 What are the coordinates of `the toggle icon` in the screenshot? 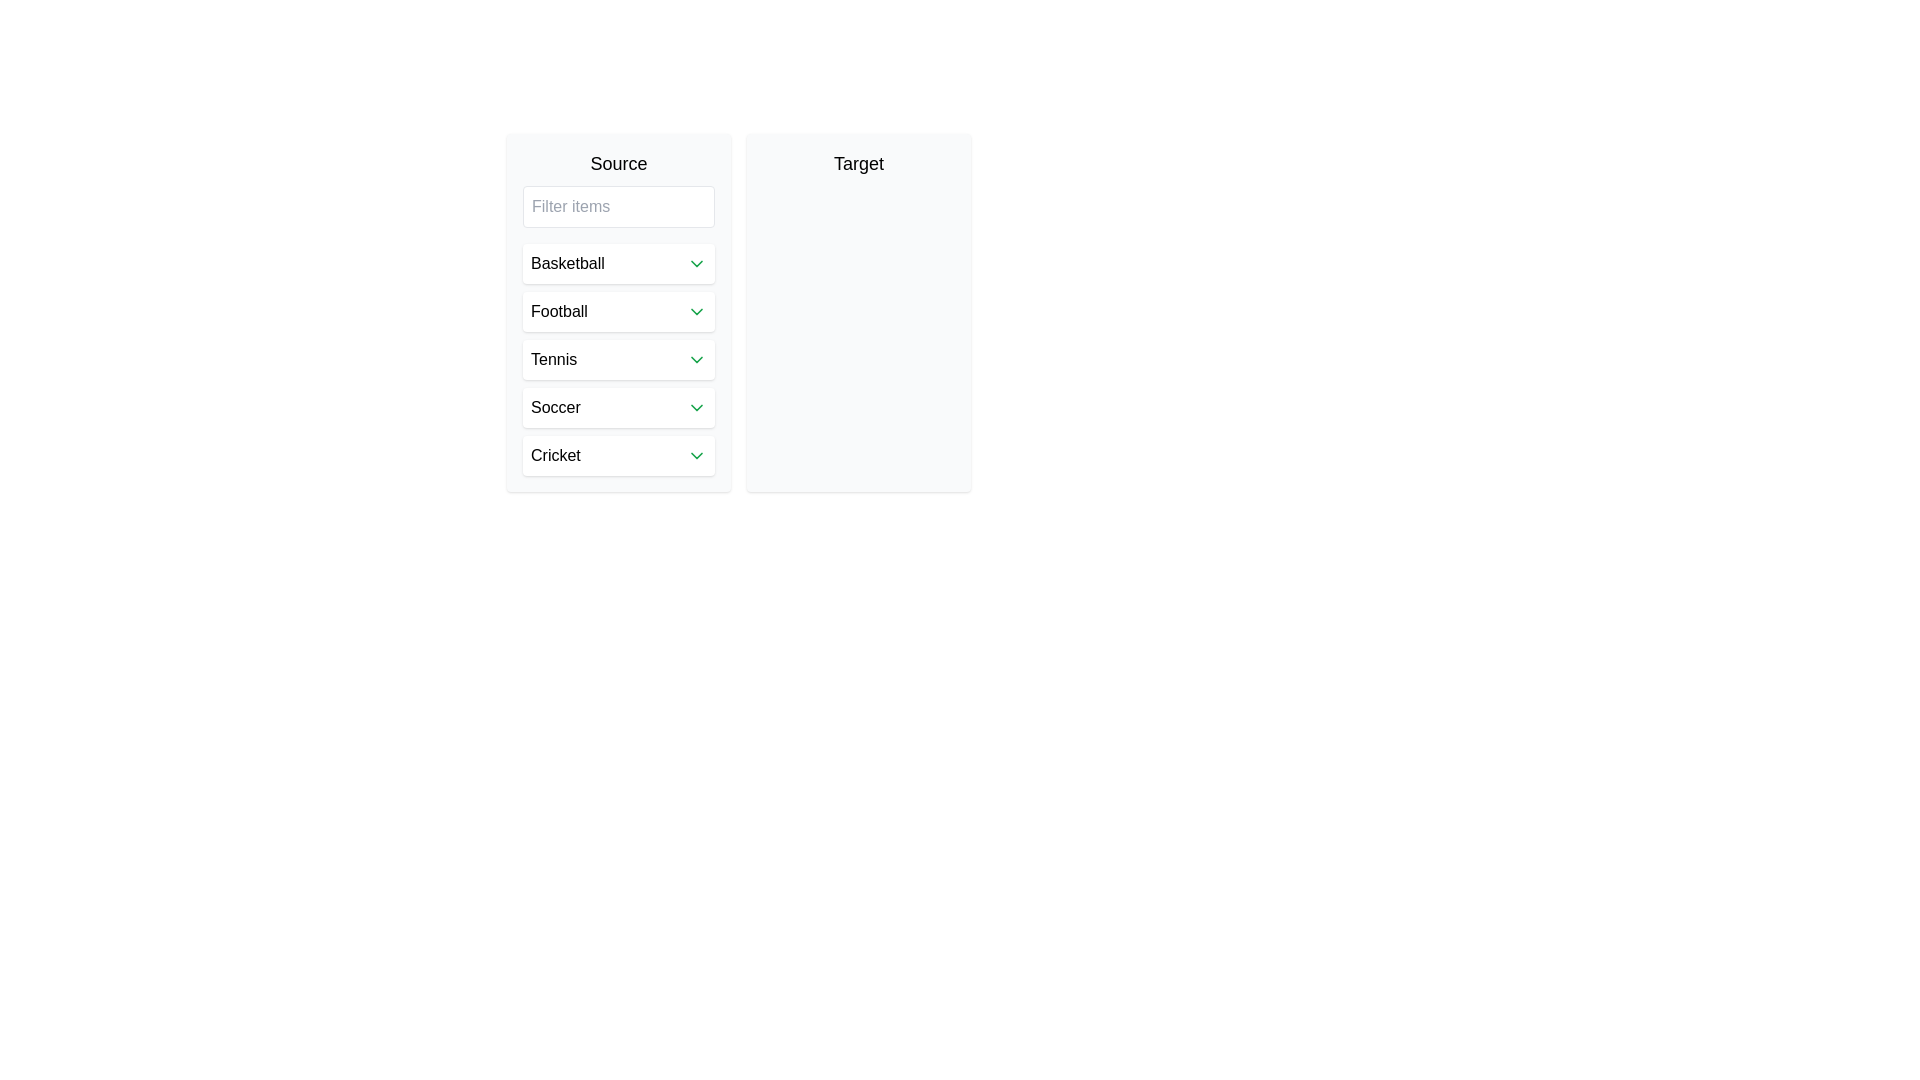 It's located at (696, 358).